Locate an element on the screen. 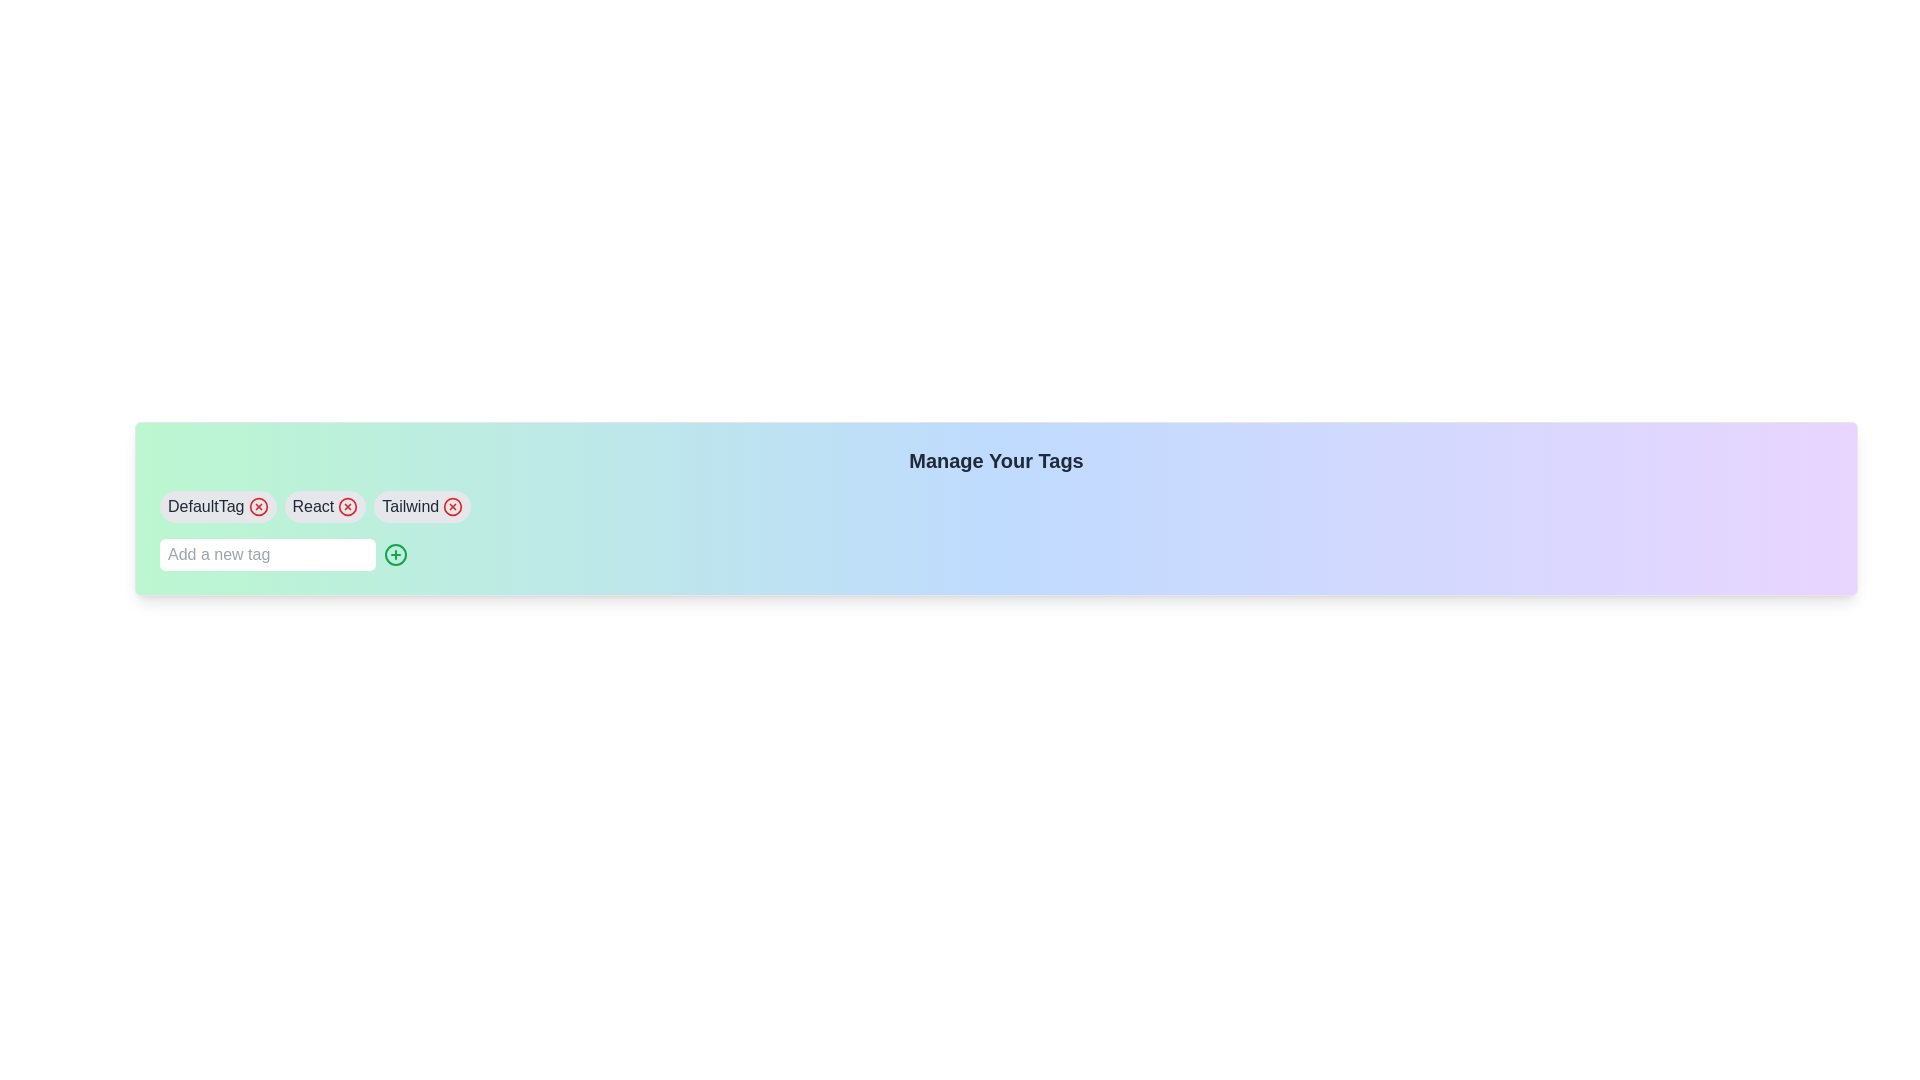 Image resolution: width=1920 pixels, height=1080 pixels. the circular SVG-based icon located near the bottom of the interface, adjacent to the 'Add a new tag' input field is located at coordinates (395, 555).